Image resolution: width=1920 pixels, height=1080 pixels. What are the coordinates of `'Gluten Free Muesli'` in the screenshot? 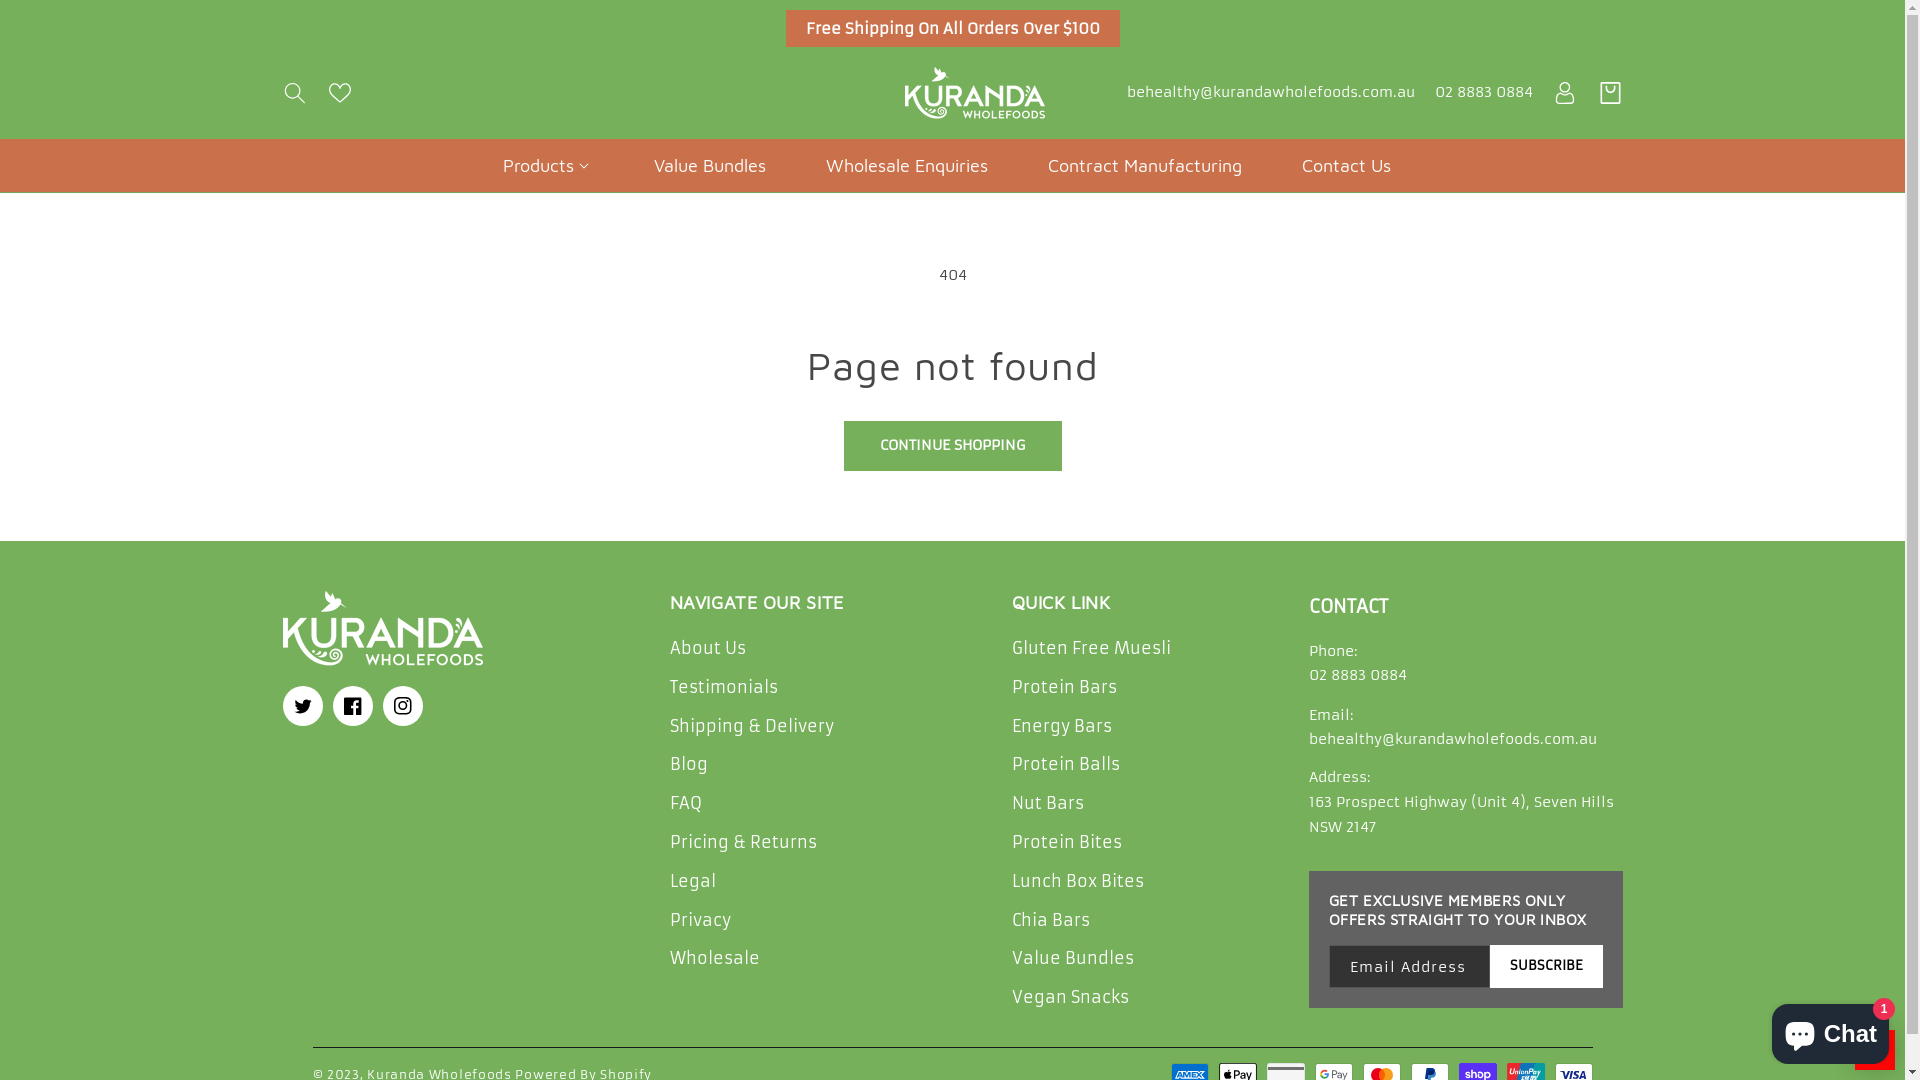 It's located at (1090, 651).